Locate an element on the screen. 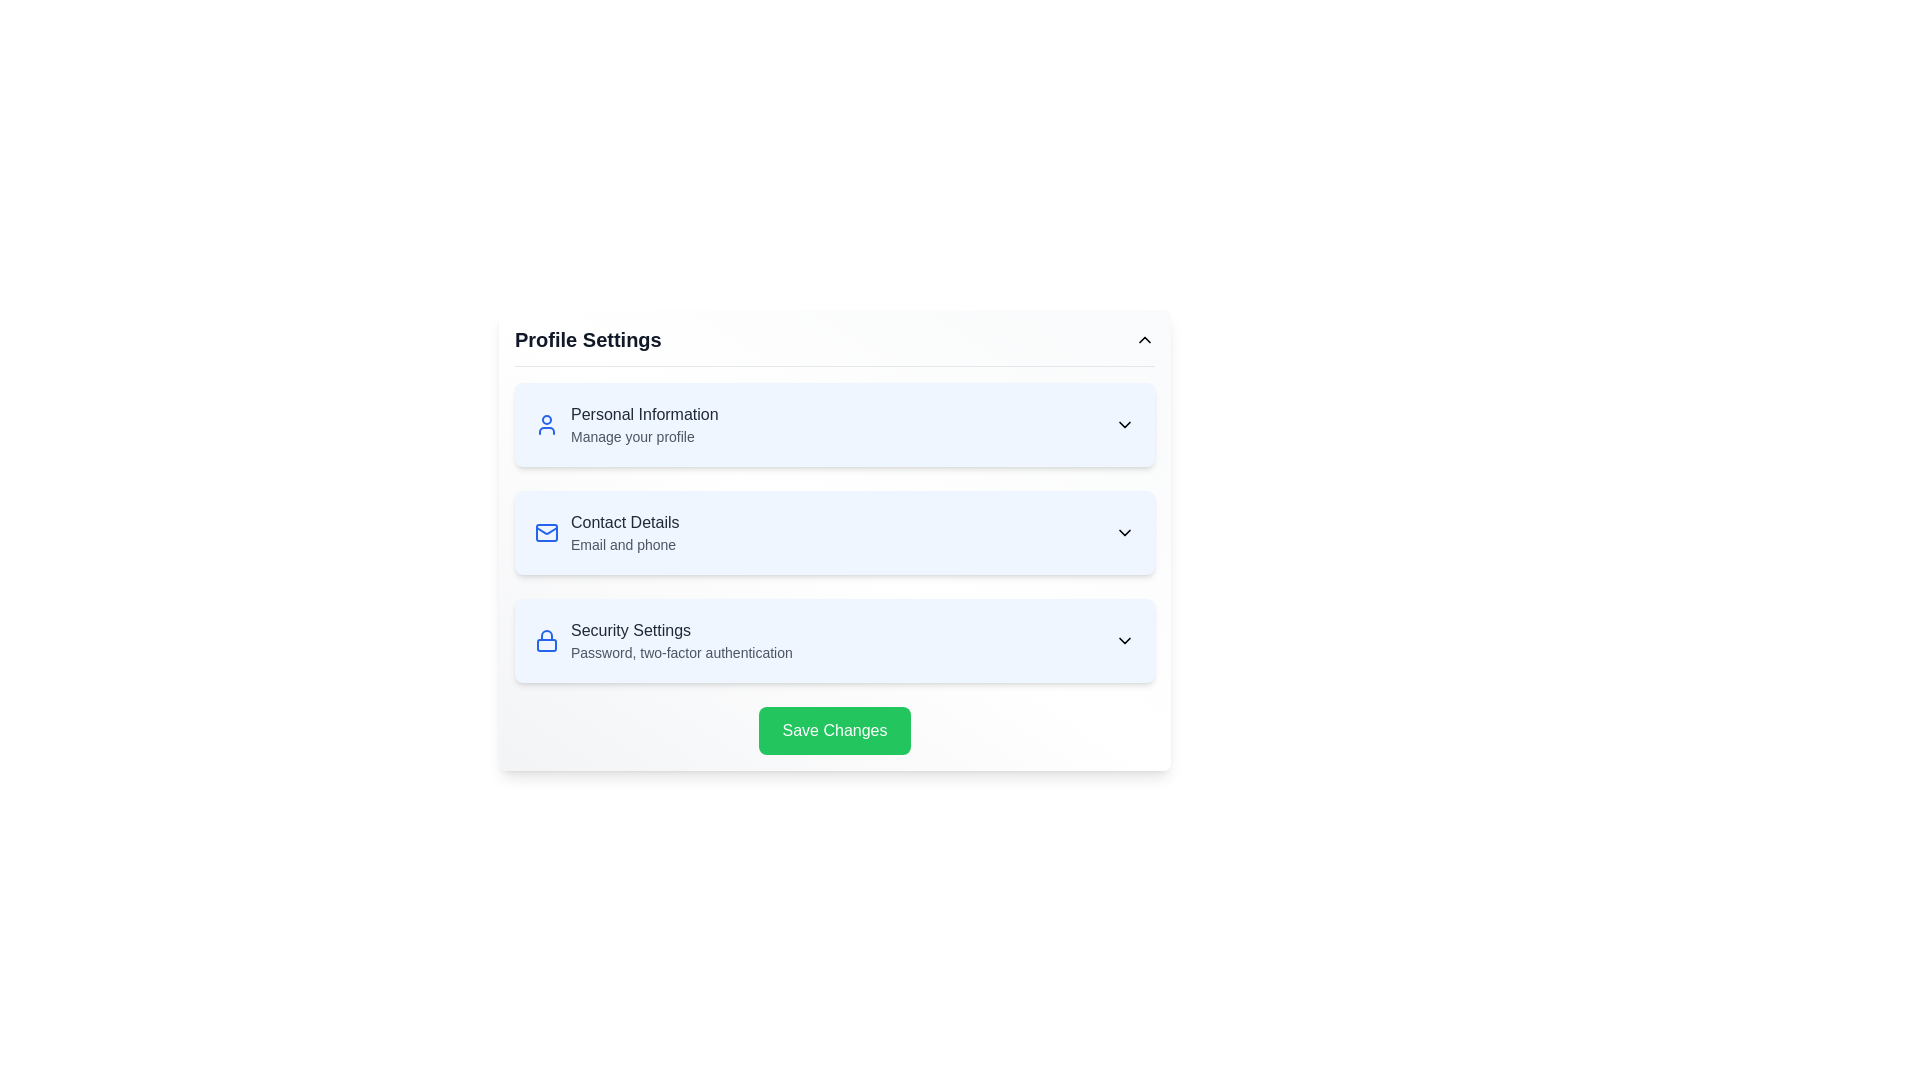  the 'Contact Details' text label, which is styled in dark-gray and serves as a heading within the second collapsible section of the layout is located at coordinates (624, 522).